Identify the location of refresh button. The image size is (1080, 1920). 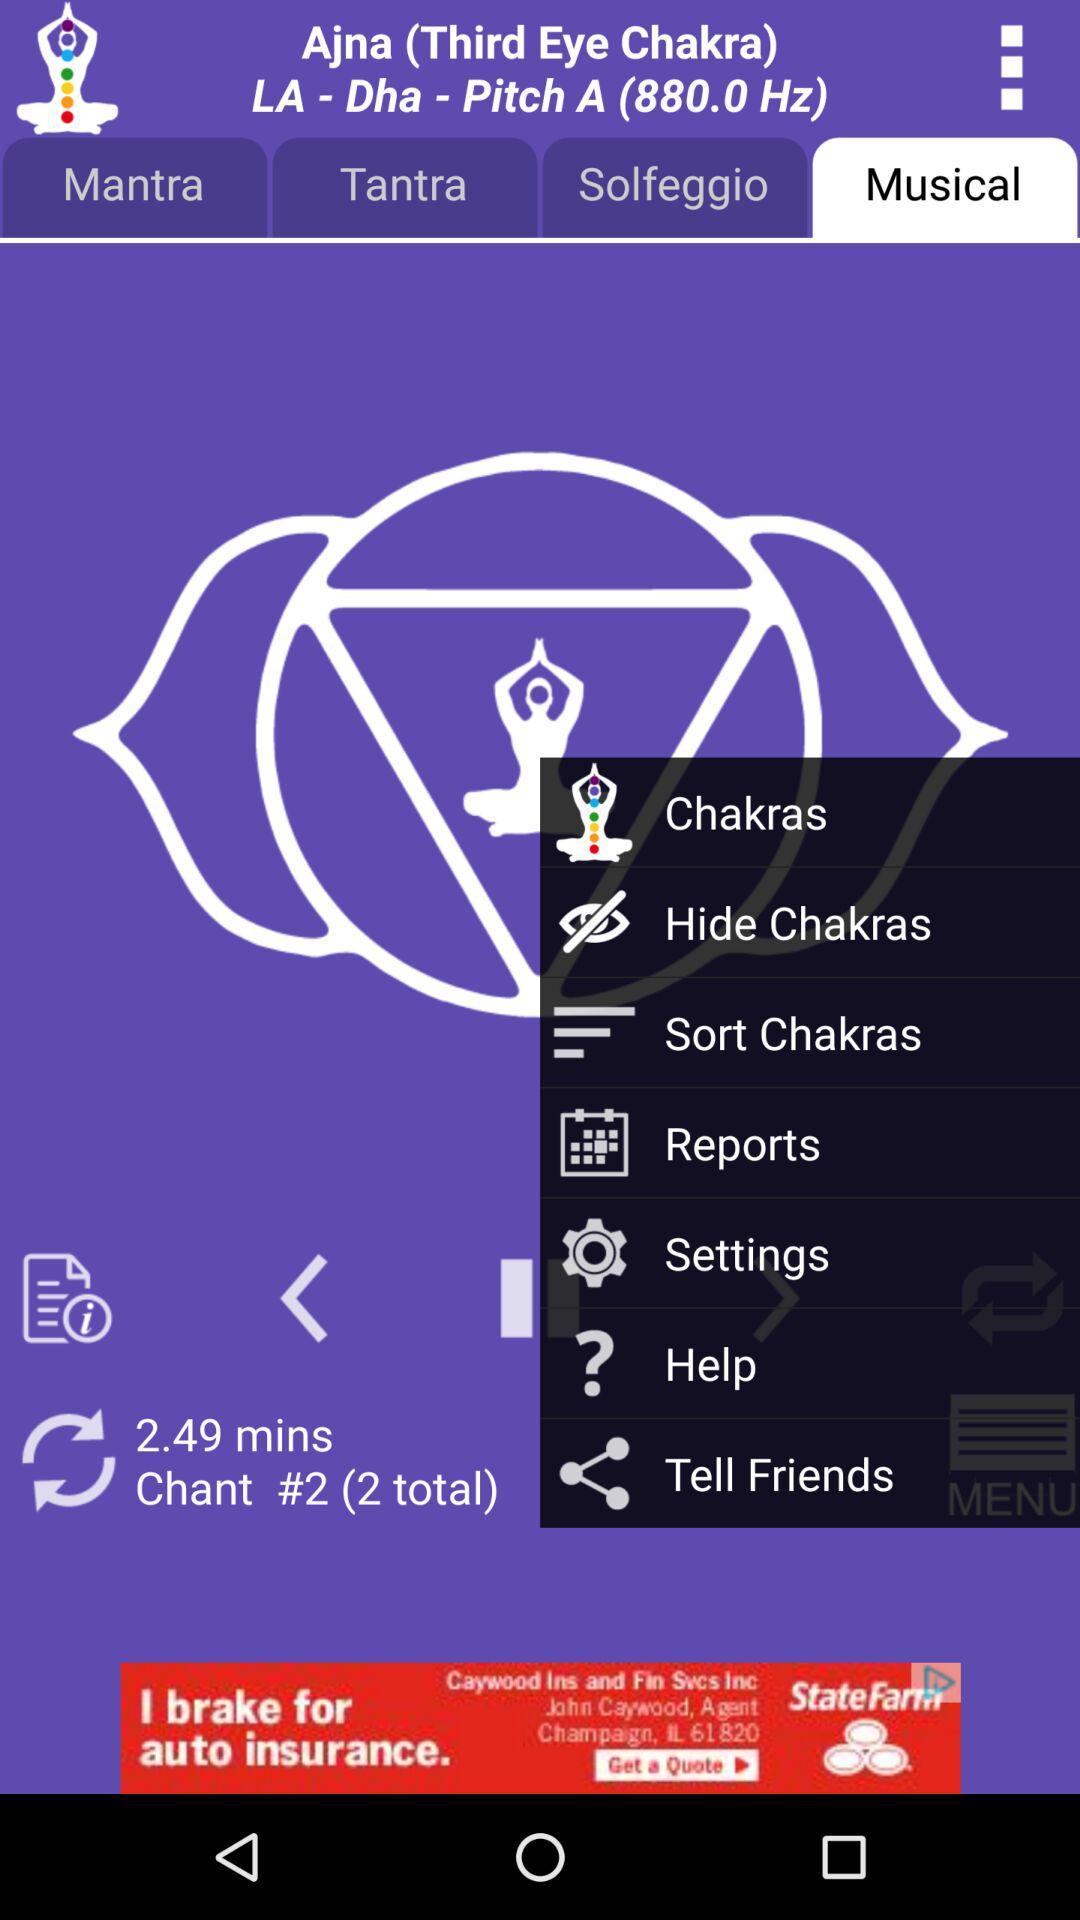
(1012, 1298).